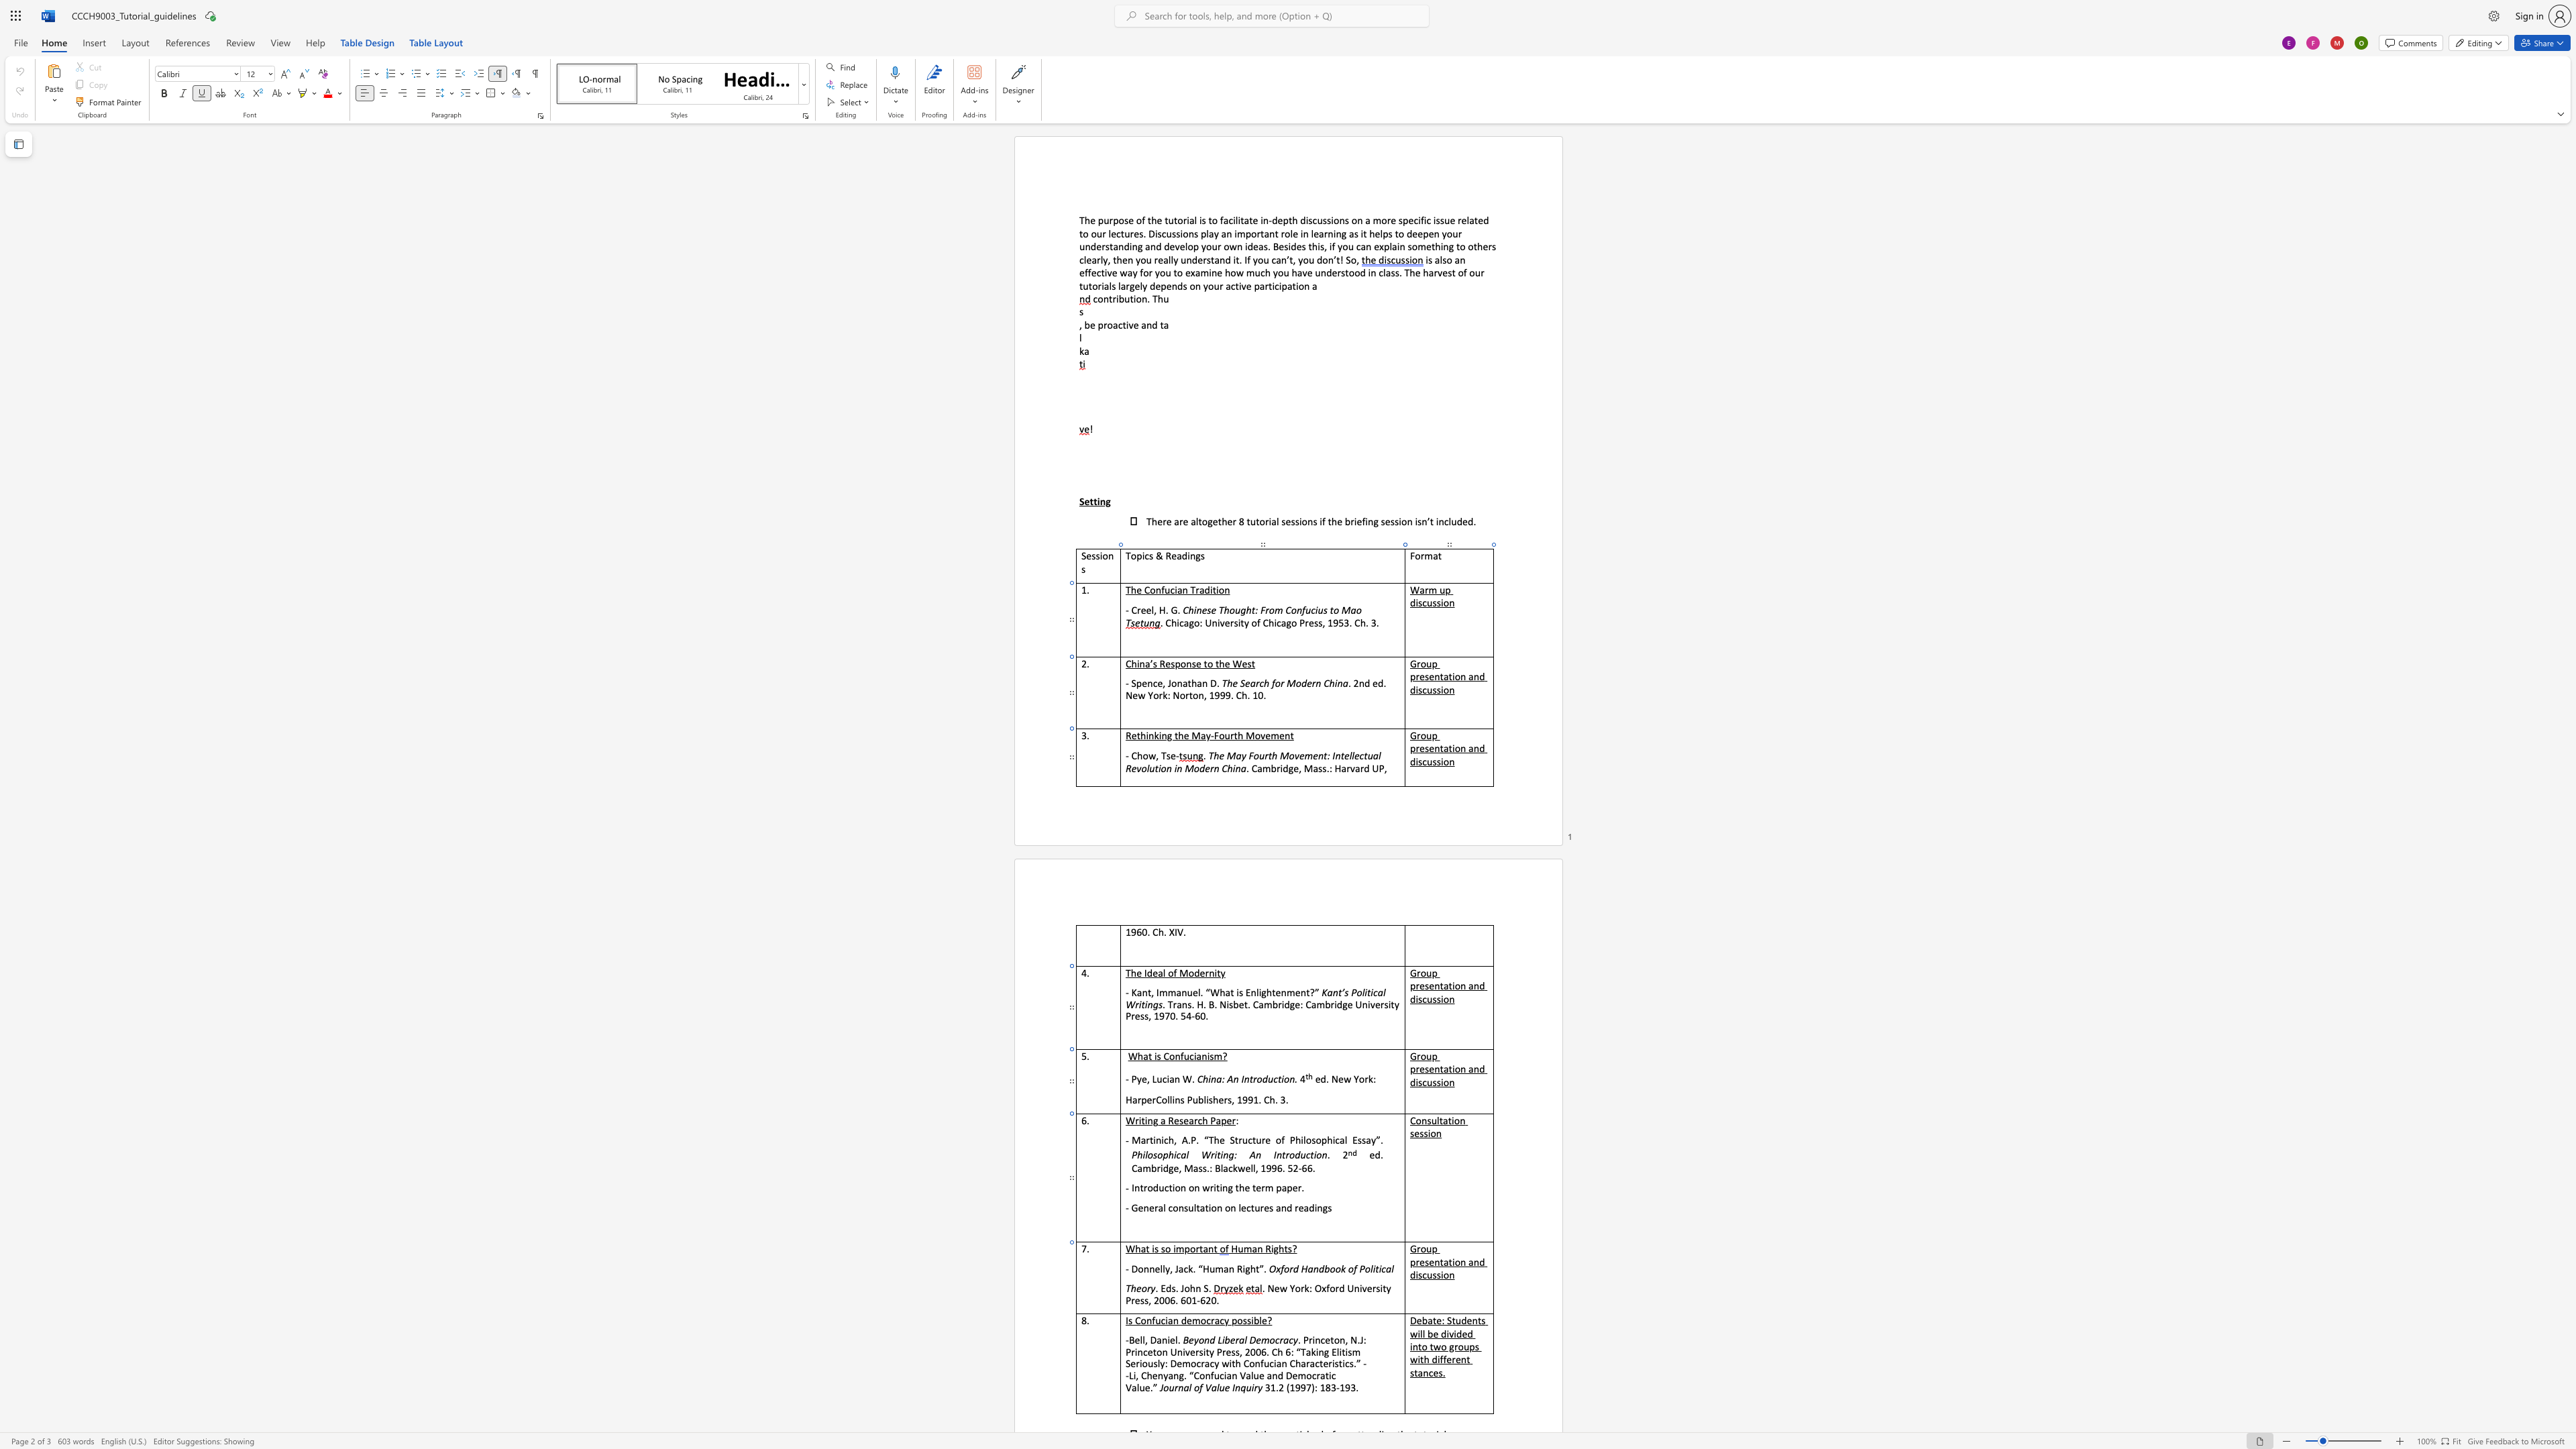 The image size is (2576, 1449). I want to click on the space between the continuous character "a" and "p" in the text, so click(1285, 1186).